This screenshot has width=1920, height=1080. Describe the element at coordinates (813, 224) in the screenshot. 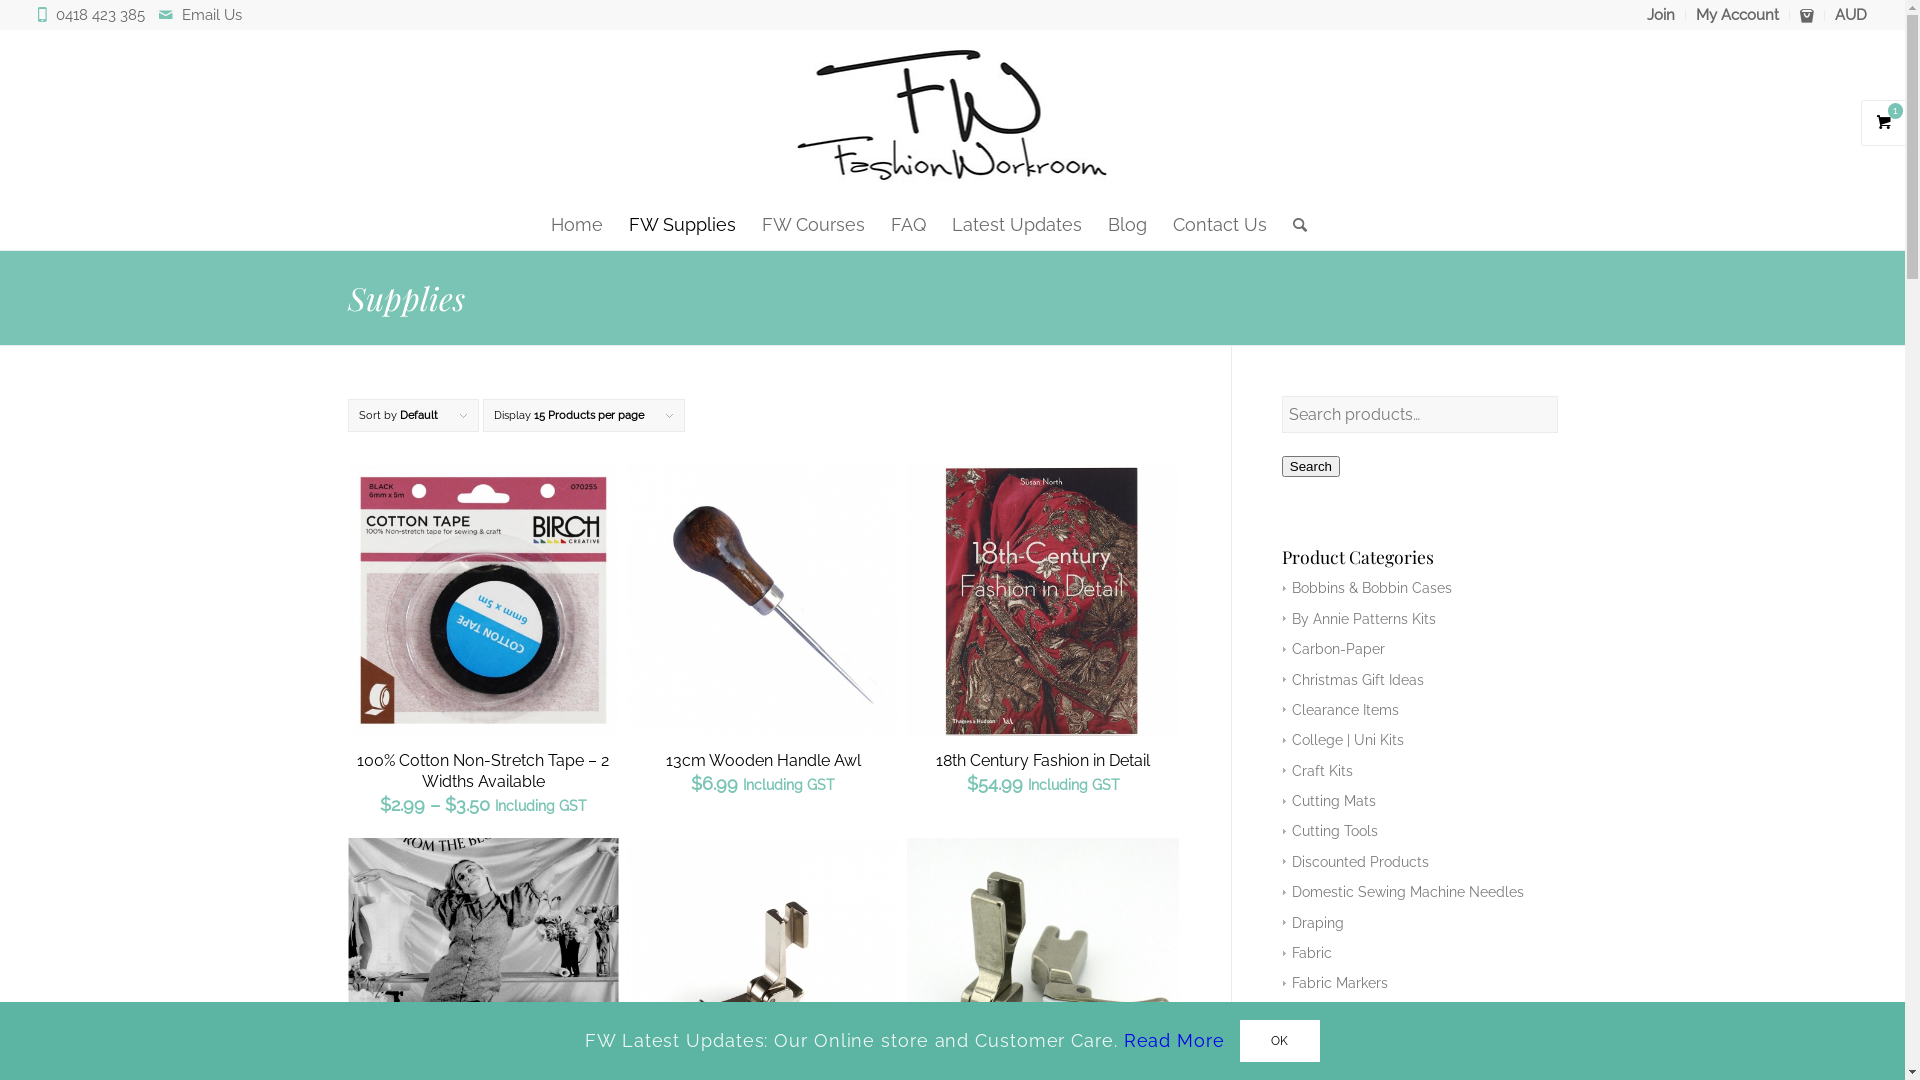

I see `'FW Courses'` at that location.